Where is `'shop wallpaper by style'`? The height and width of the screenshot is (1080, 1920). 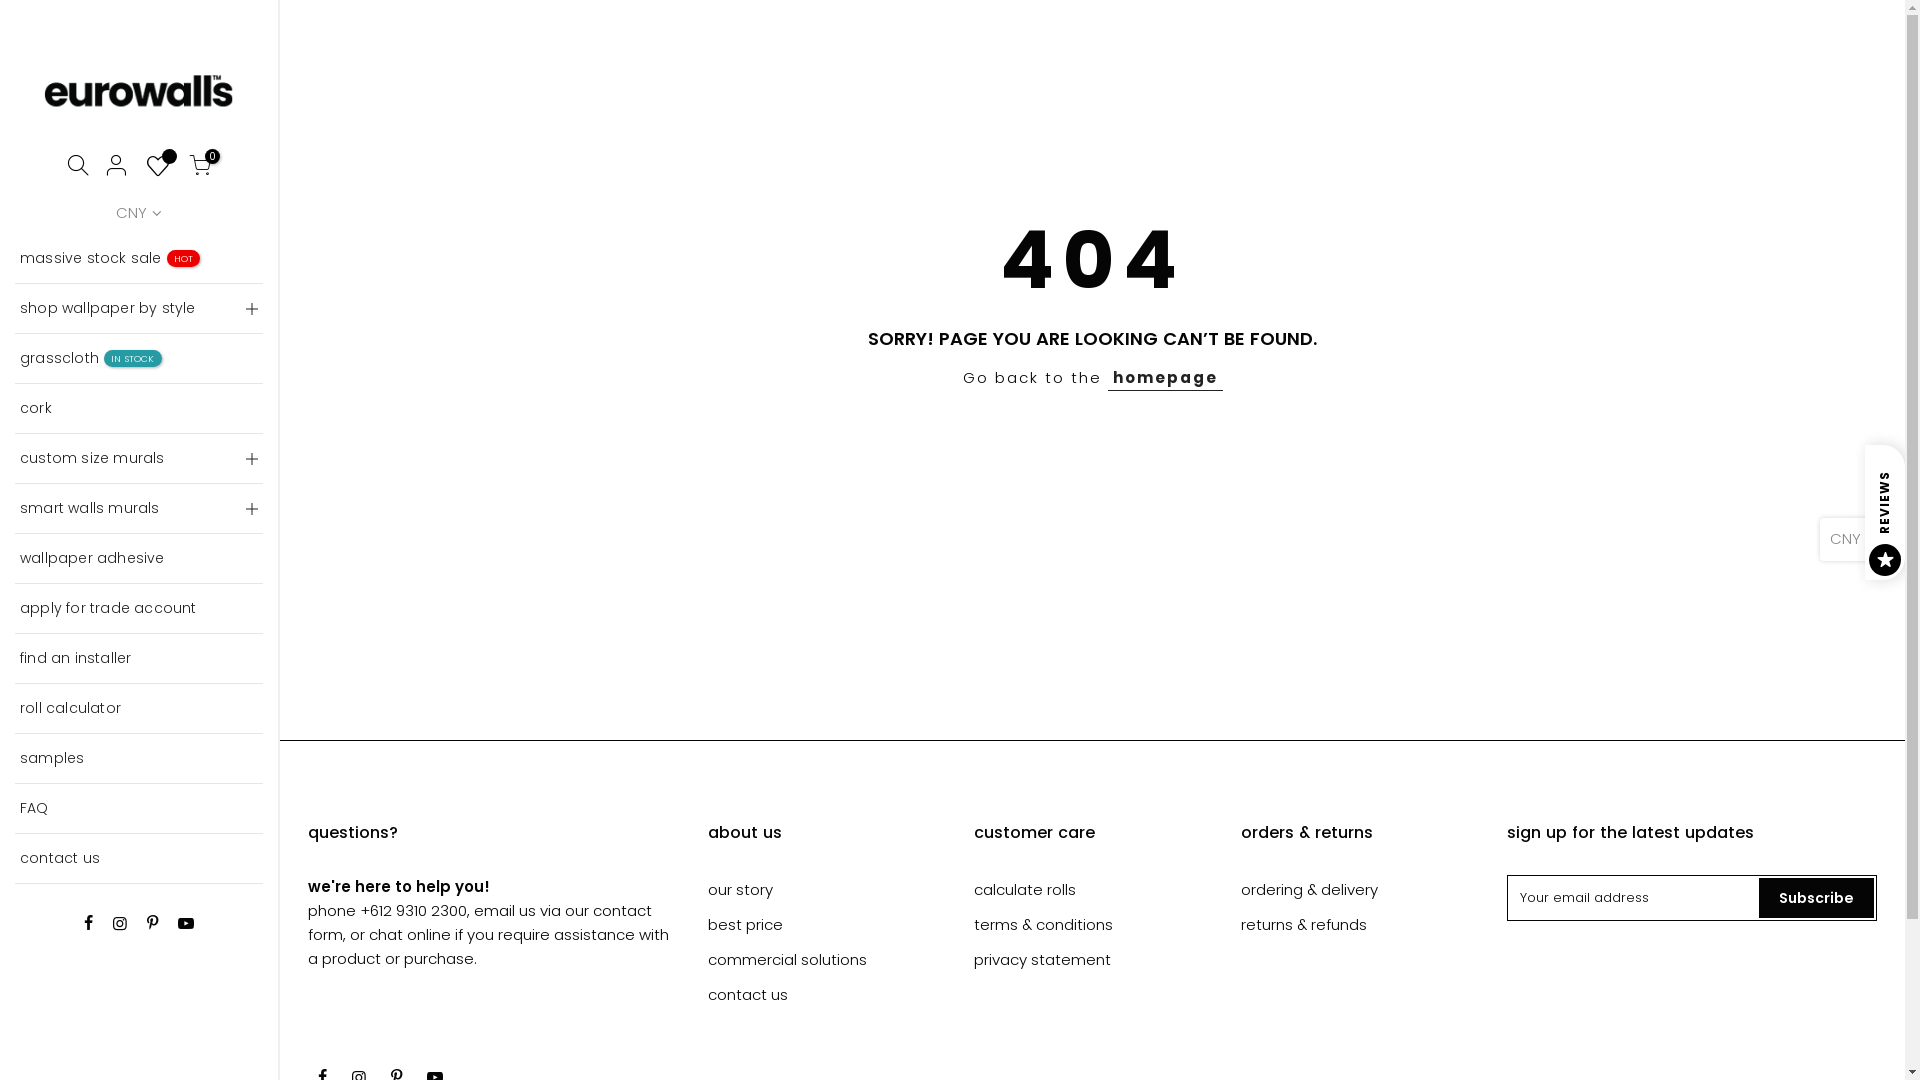 'shop wallpaper by style' is located at coordinates (138, 308).